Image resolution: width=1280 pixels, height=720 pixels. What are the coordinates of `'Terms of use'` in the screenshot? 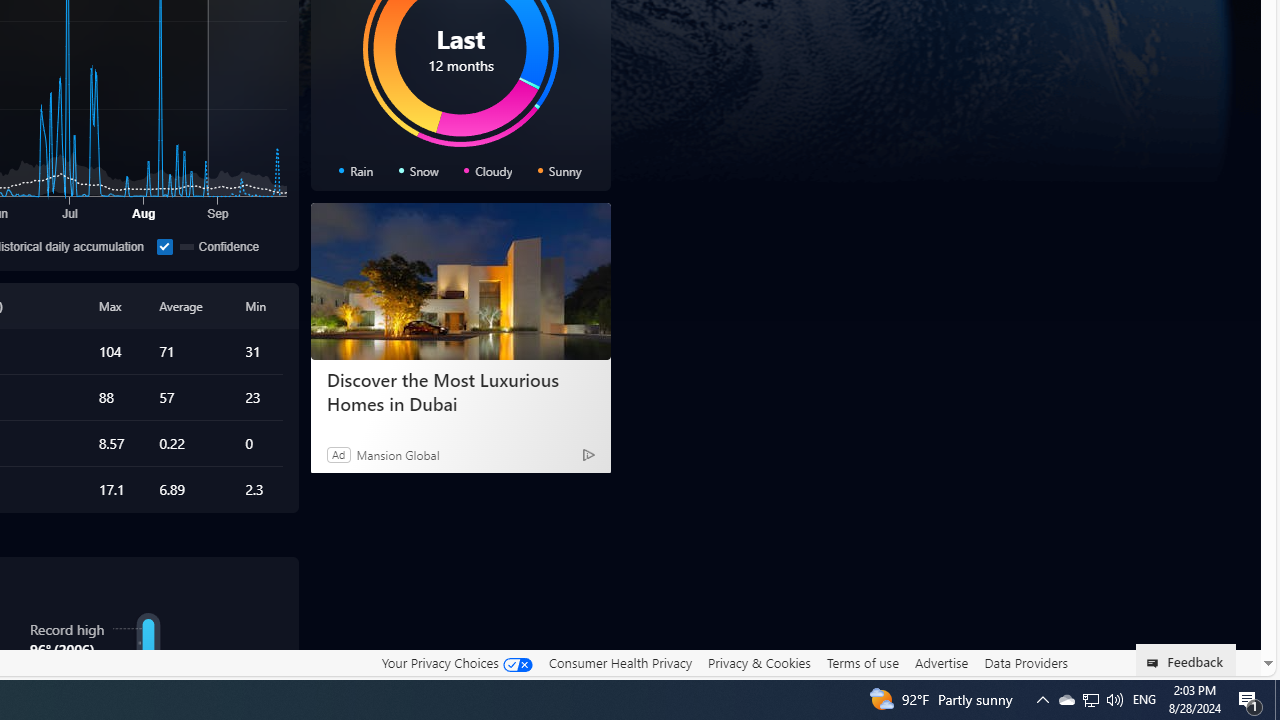 It's located at (862, 662).